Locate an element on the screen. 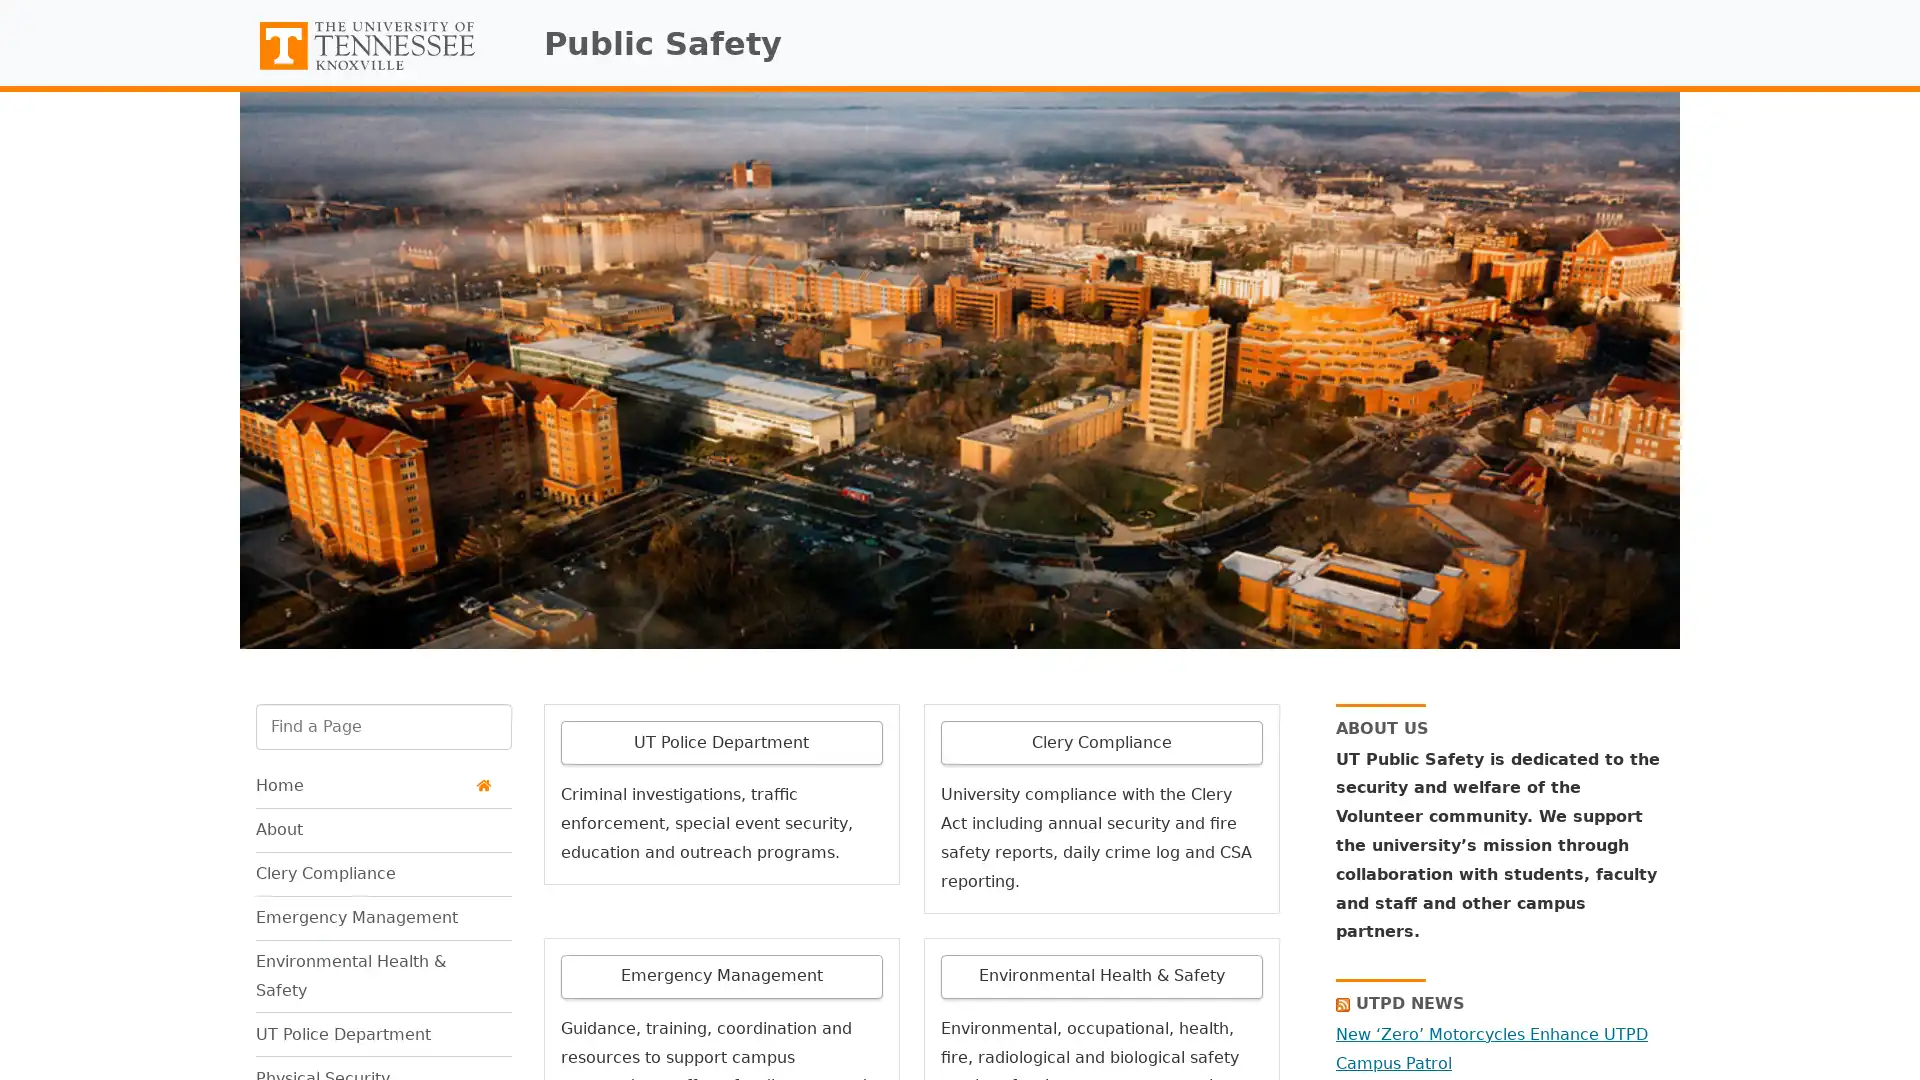  Home is located at coordinates (373, 784).